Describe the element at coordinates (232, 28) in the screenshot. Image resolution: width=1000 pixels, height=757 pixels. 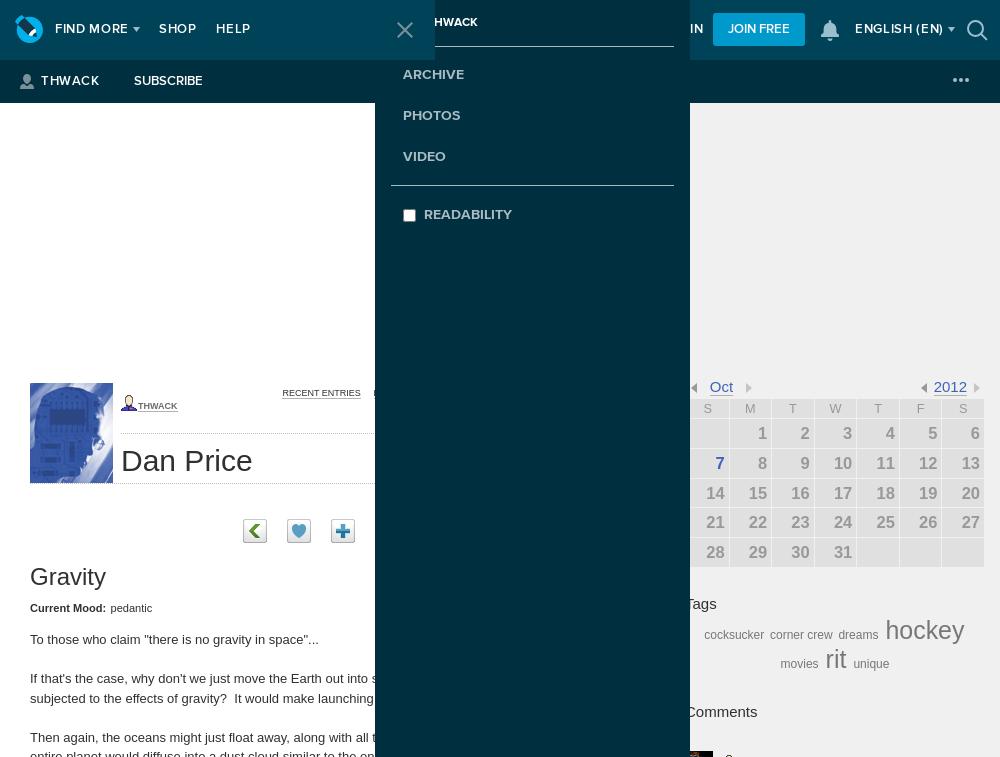
I see `'Help'` at that location.